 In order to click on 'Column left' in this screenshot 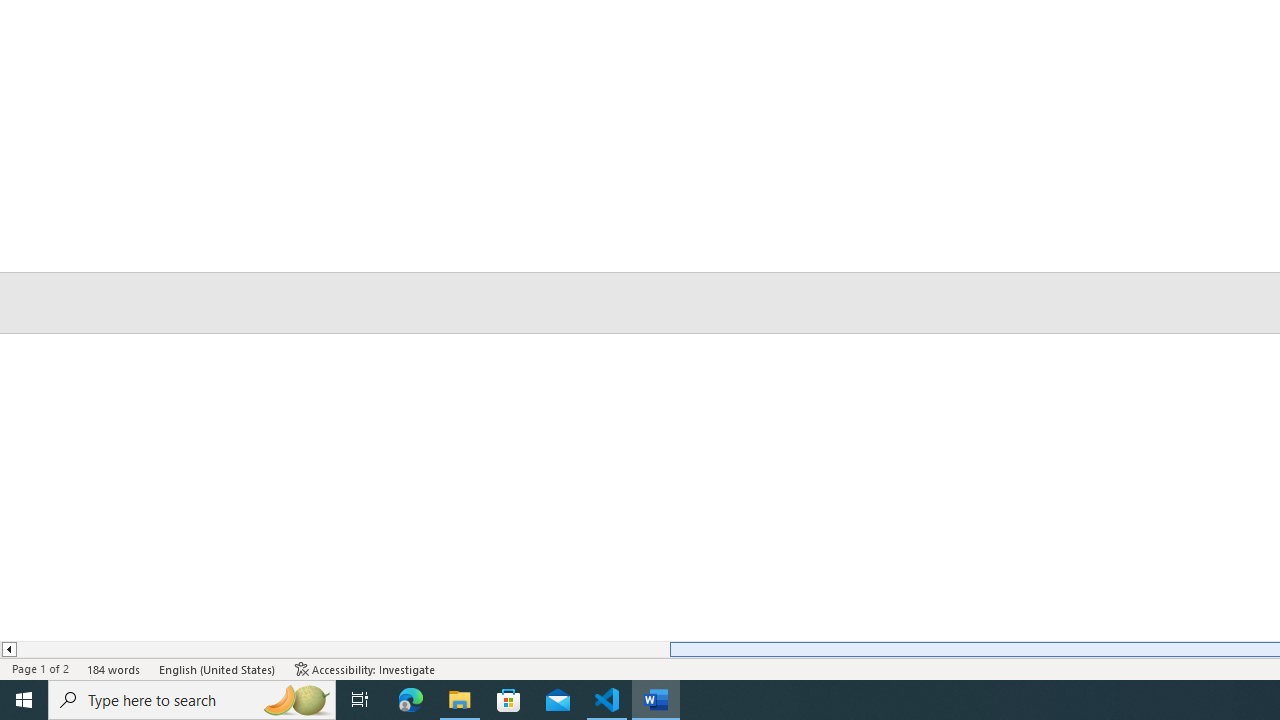, I will do `click(8, 649)`.